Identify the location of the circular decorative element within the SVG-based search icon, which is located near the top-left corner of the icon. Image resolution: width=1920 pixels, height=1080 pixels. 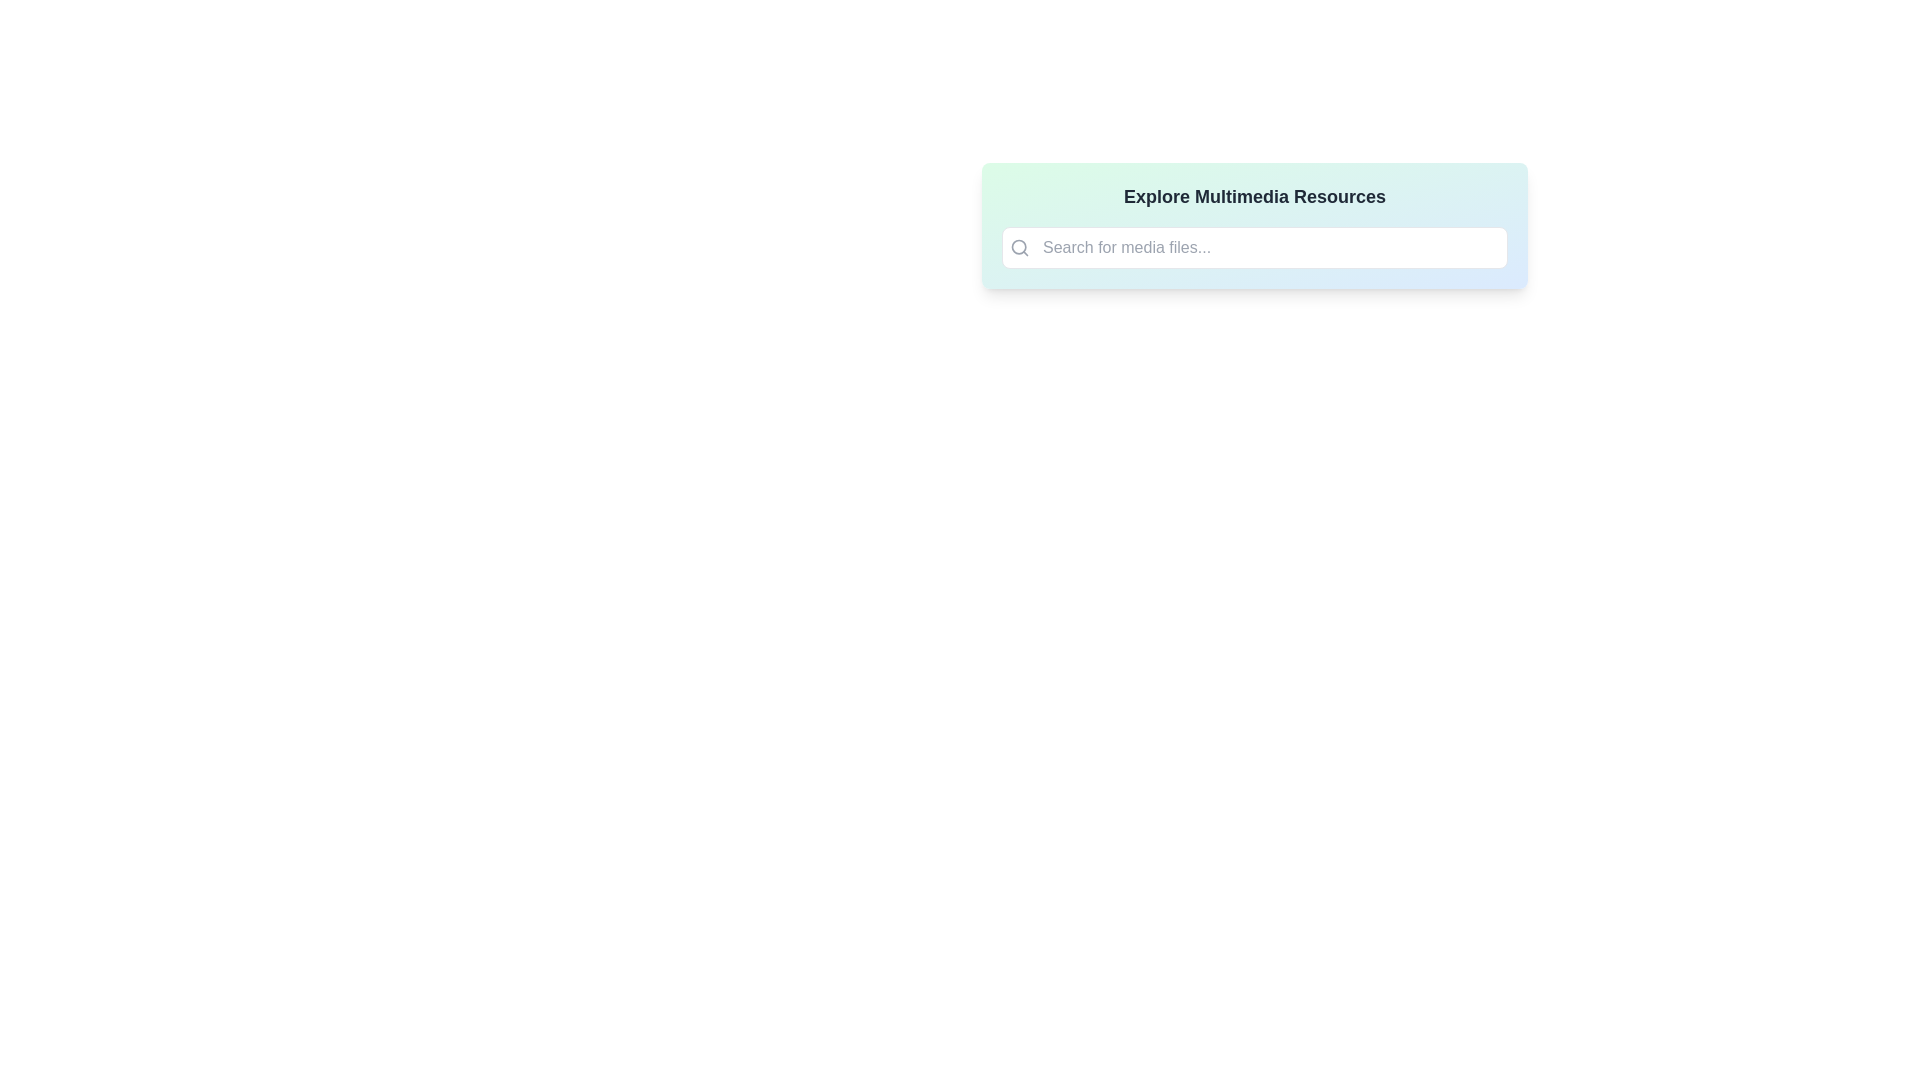
(1019, 246).